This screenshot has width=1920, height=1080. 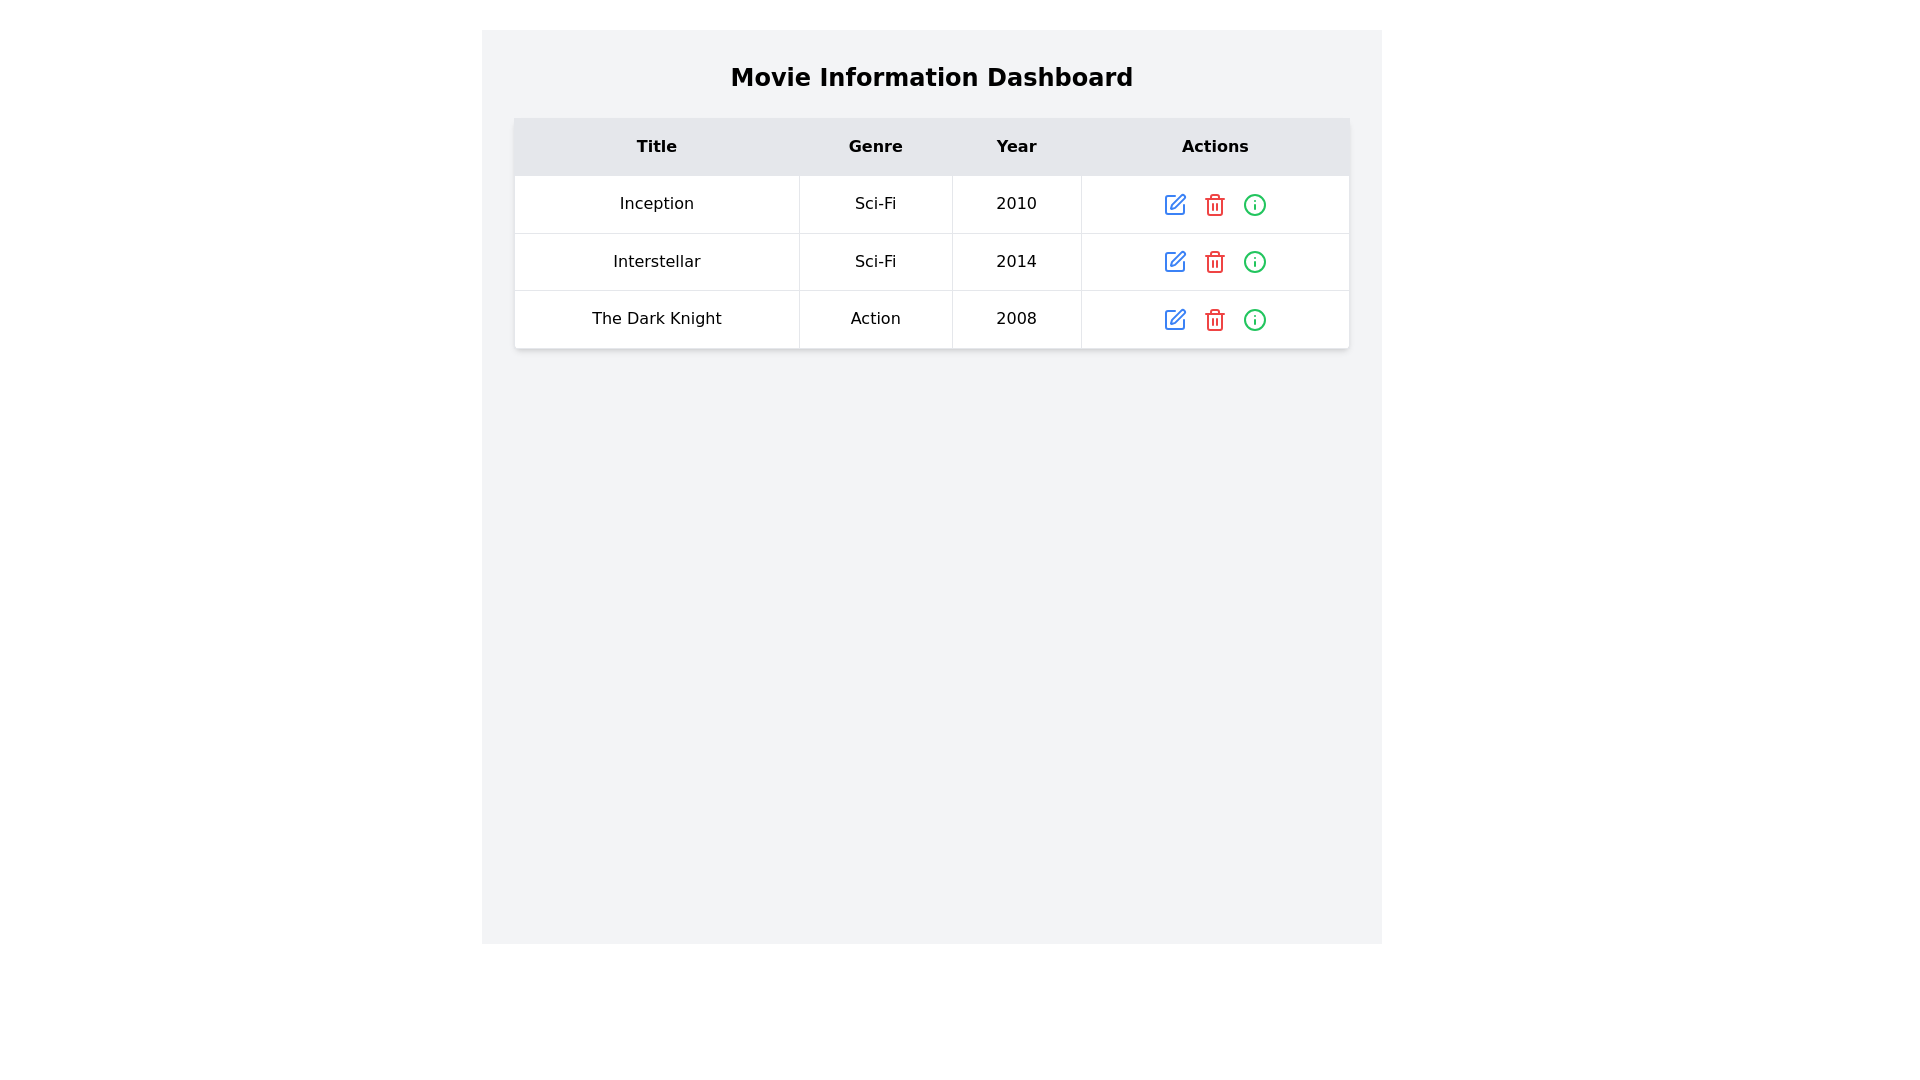 I want to click on the text label representing the title of a movie in the third row and first column of the table, so click(x=657, y=318).